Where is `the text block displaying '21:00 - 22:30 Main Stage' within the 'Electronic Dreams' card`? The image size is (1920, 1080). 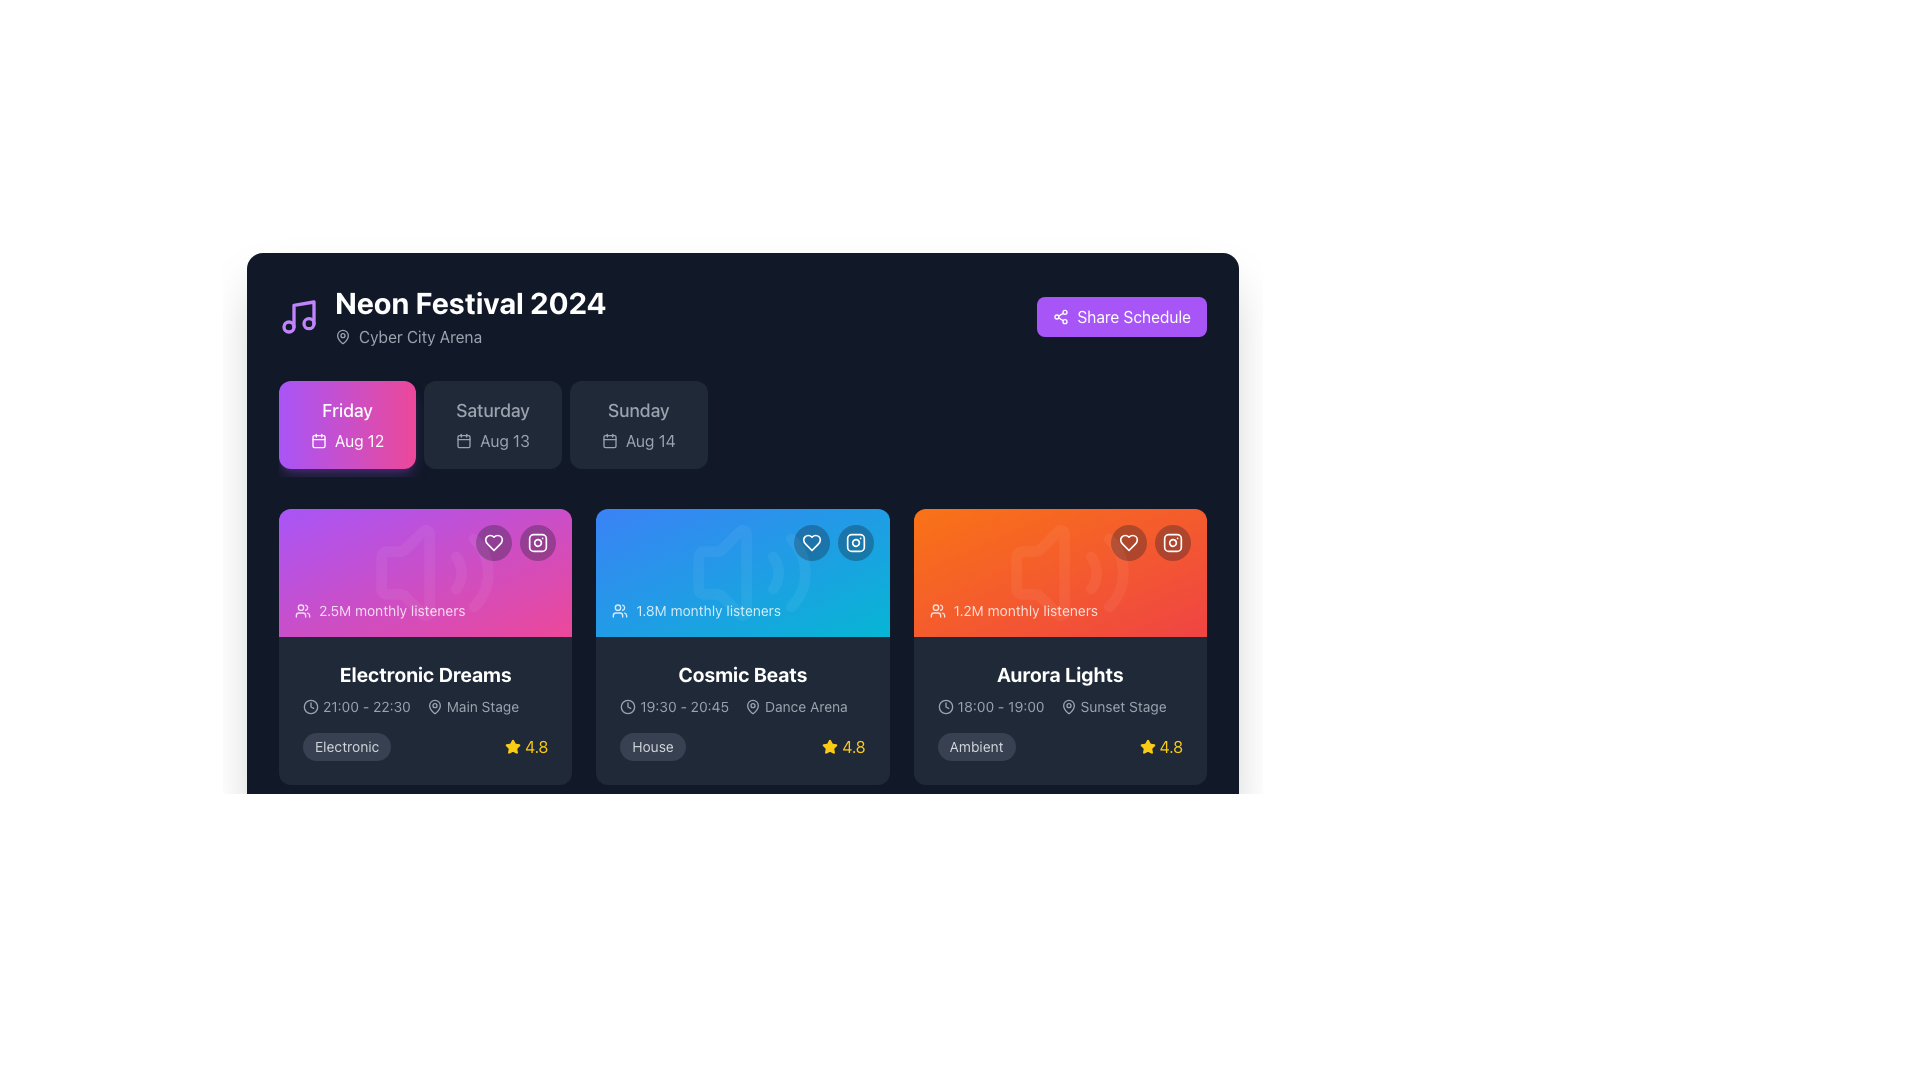 the text block displaying '21:00 - 22:30 Main Stage' within the 'Electronic Dreams' card is located at coordinates (424, 705).